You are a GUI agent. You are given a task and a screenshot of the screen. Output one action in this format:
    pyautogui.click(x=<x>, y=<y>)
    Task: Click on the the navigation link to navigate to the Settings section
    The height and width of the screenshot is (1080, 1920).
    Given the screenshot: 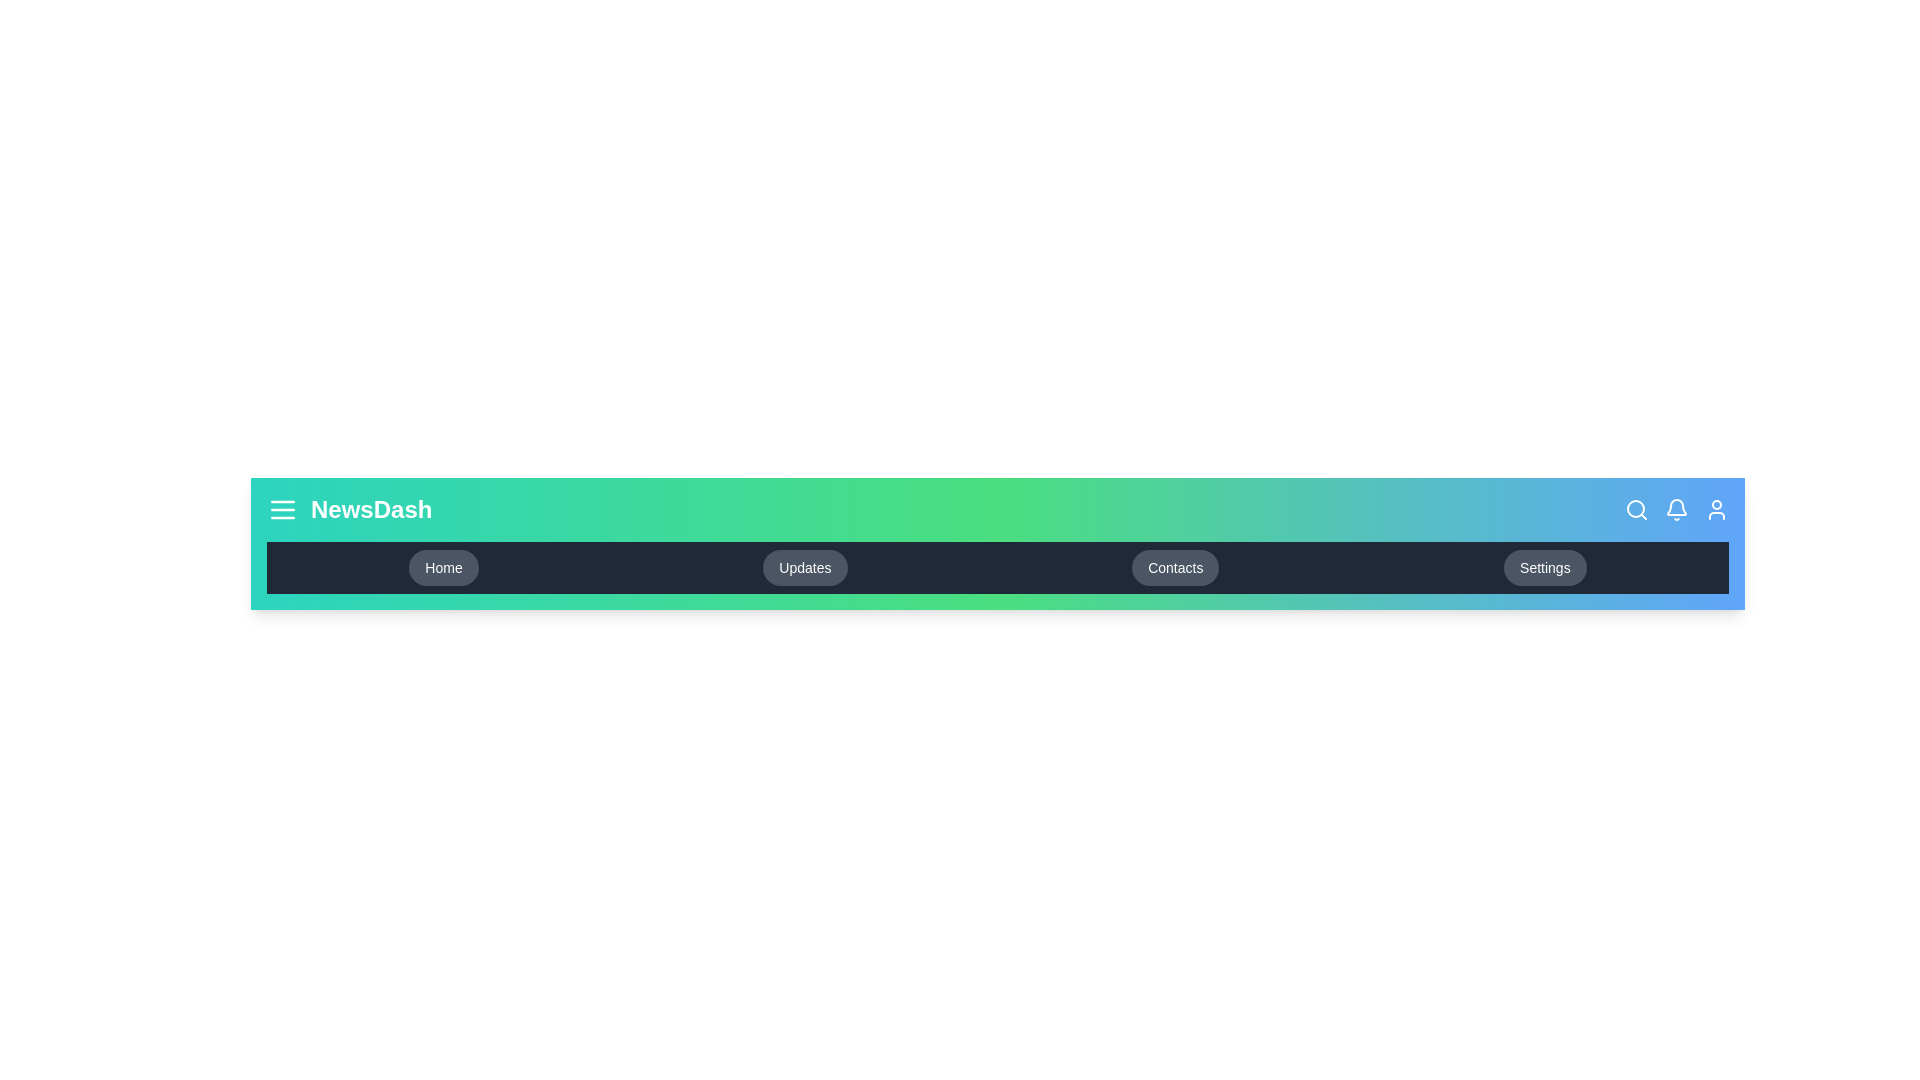 What is the action you would take?
    pyautogui.click(x=1544, y=567)
    